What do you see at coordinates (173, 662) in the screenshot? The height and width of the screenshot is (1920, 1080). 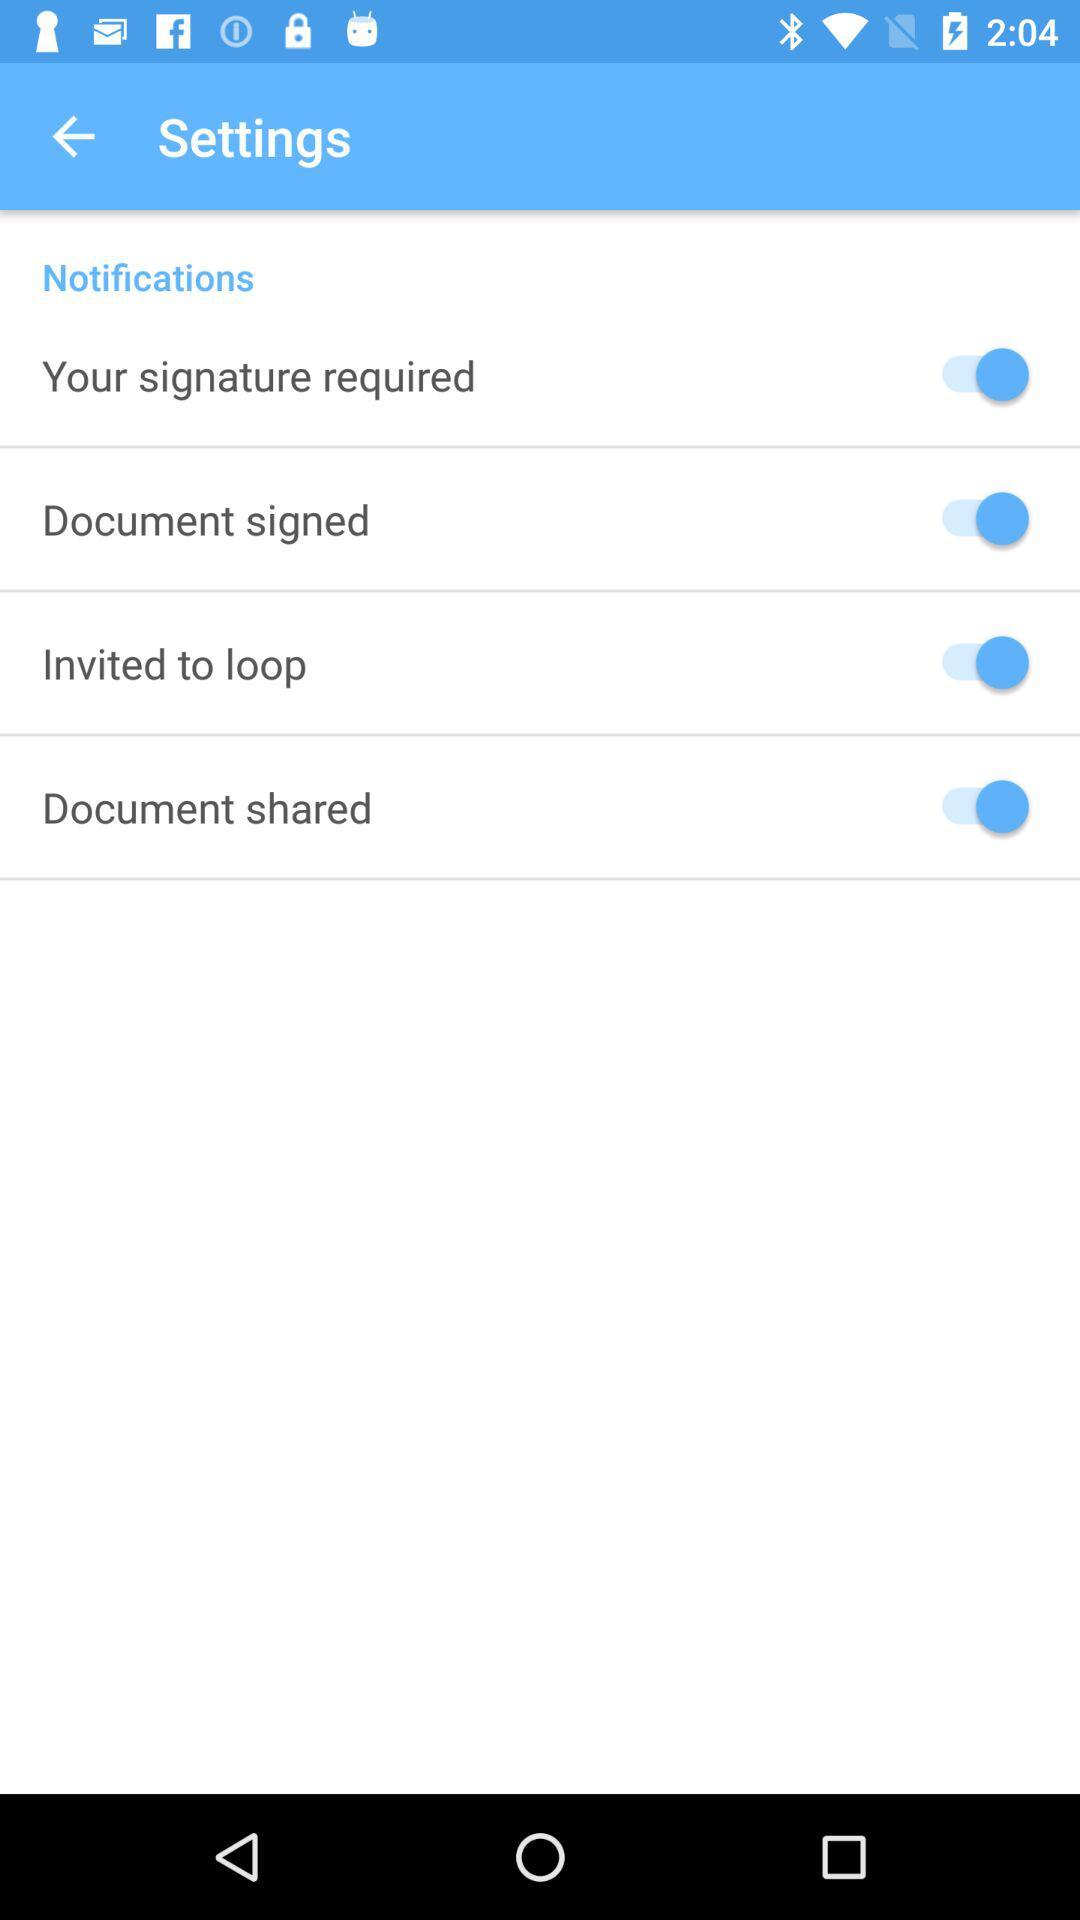 I see `the icon below the document signed icon` at bounding box center [173, 662].